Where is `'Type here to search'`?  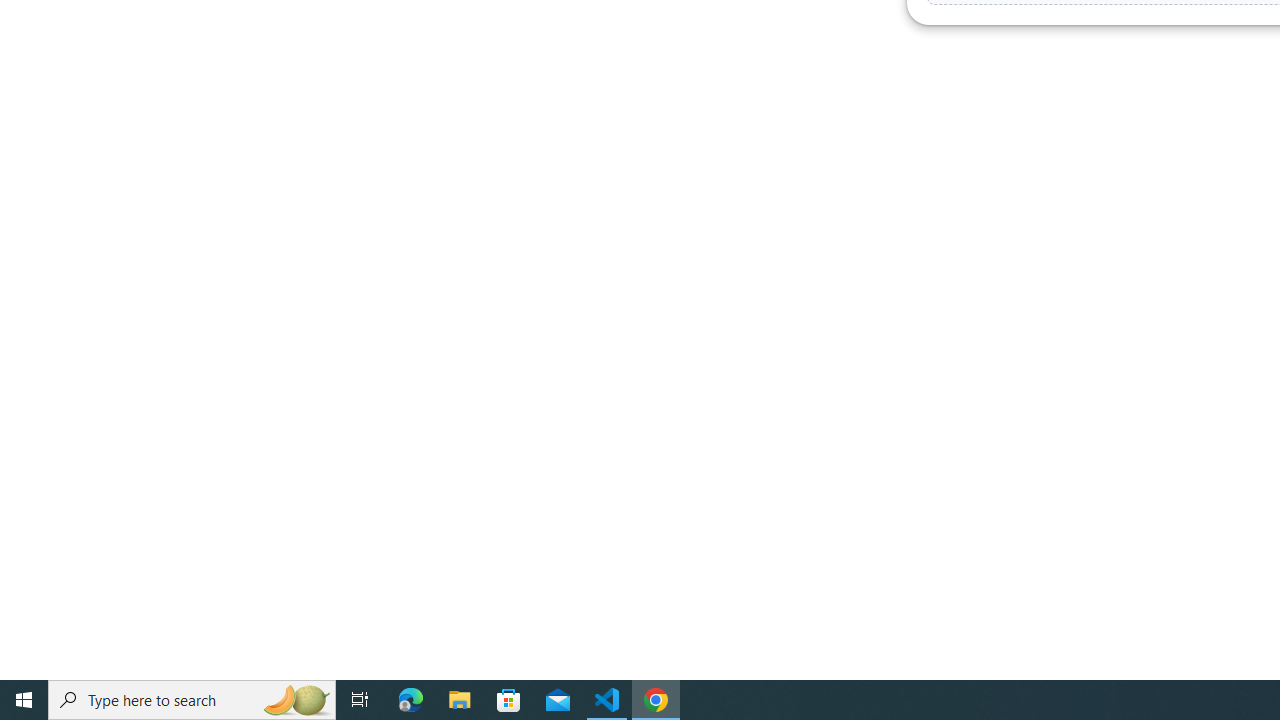
'Type here to search' is located at coordinates (192, 698).